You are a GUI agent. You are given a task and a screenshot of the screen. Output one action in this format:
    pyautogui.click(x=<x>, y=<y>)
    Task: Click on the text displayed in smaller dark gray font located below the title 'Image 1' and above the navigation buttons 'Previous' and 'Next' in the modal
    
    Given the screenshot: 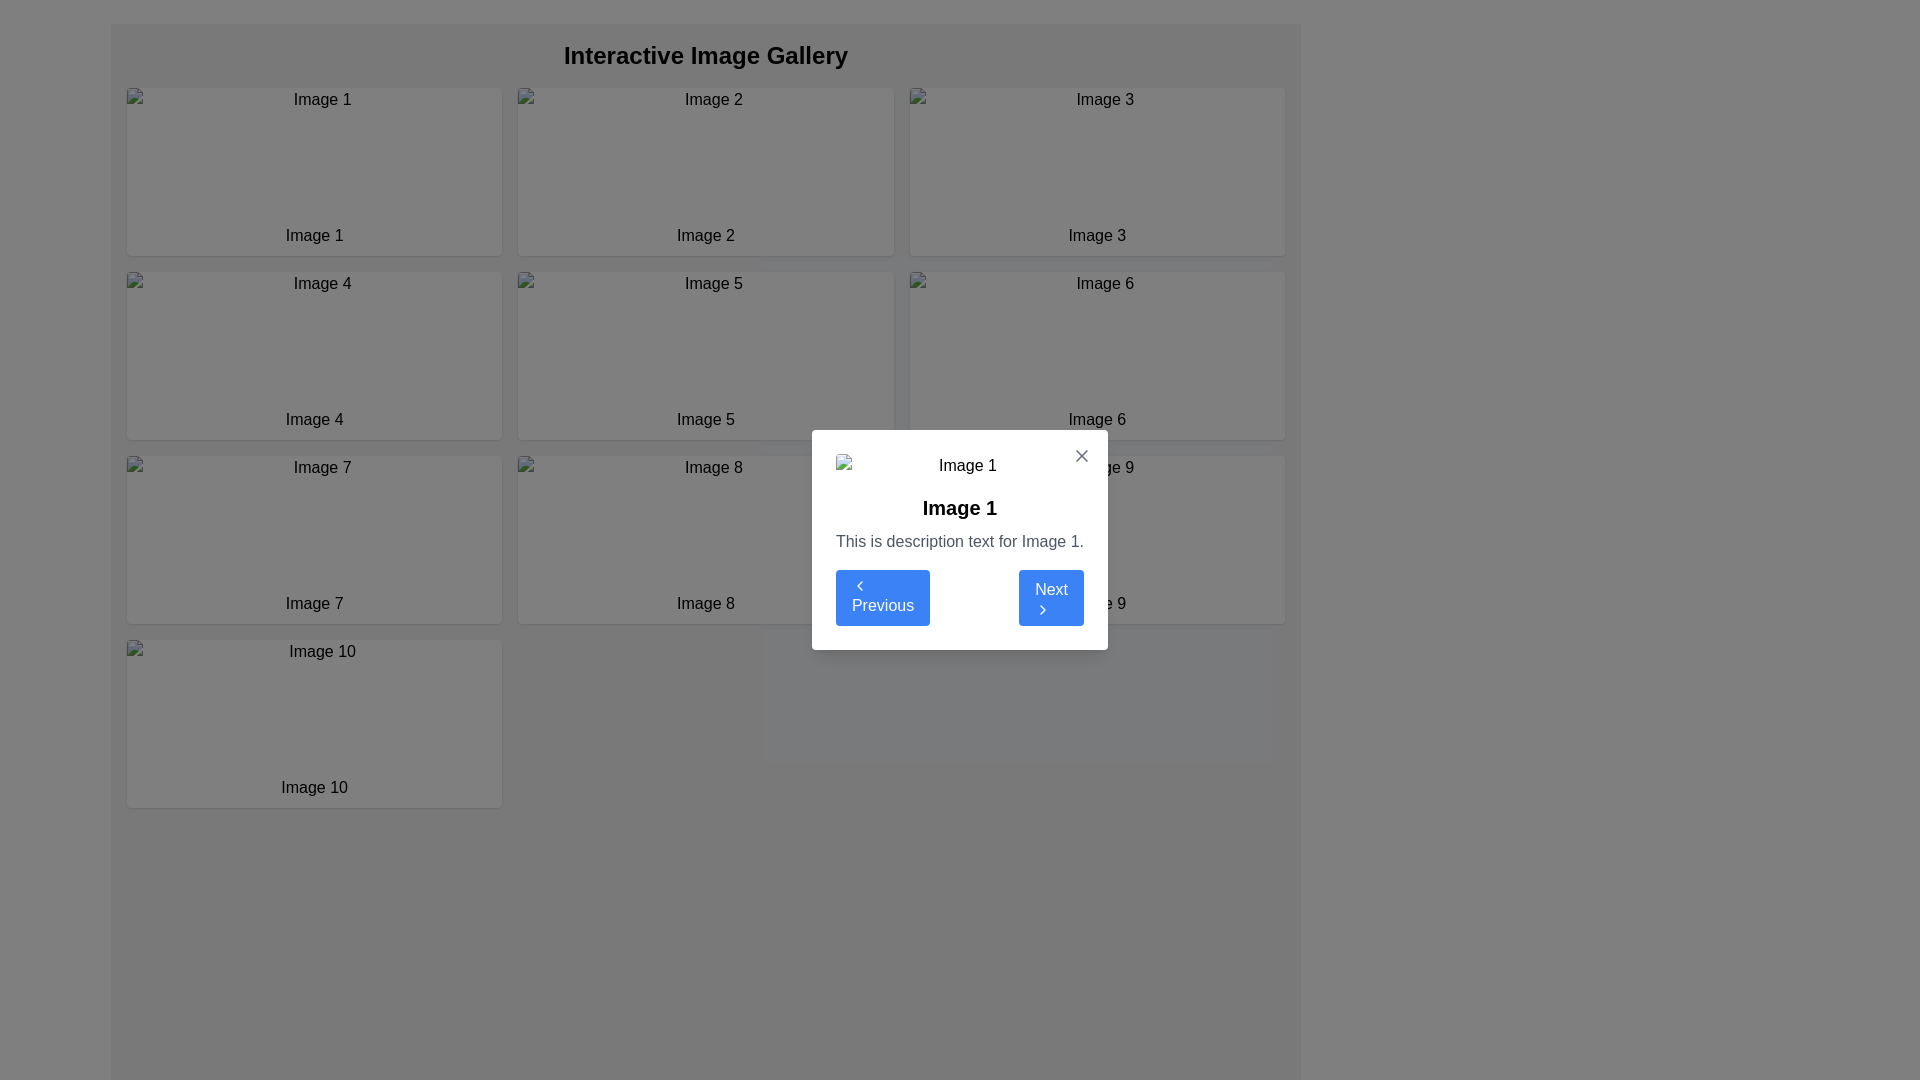 What is the action you would take?
    pyautogui.click(x=960, y=542)
    